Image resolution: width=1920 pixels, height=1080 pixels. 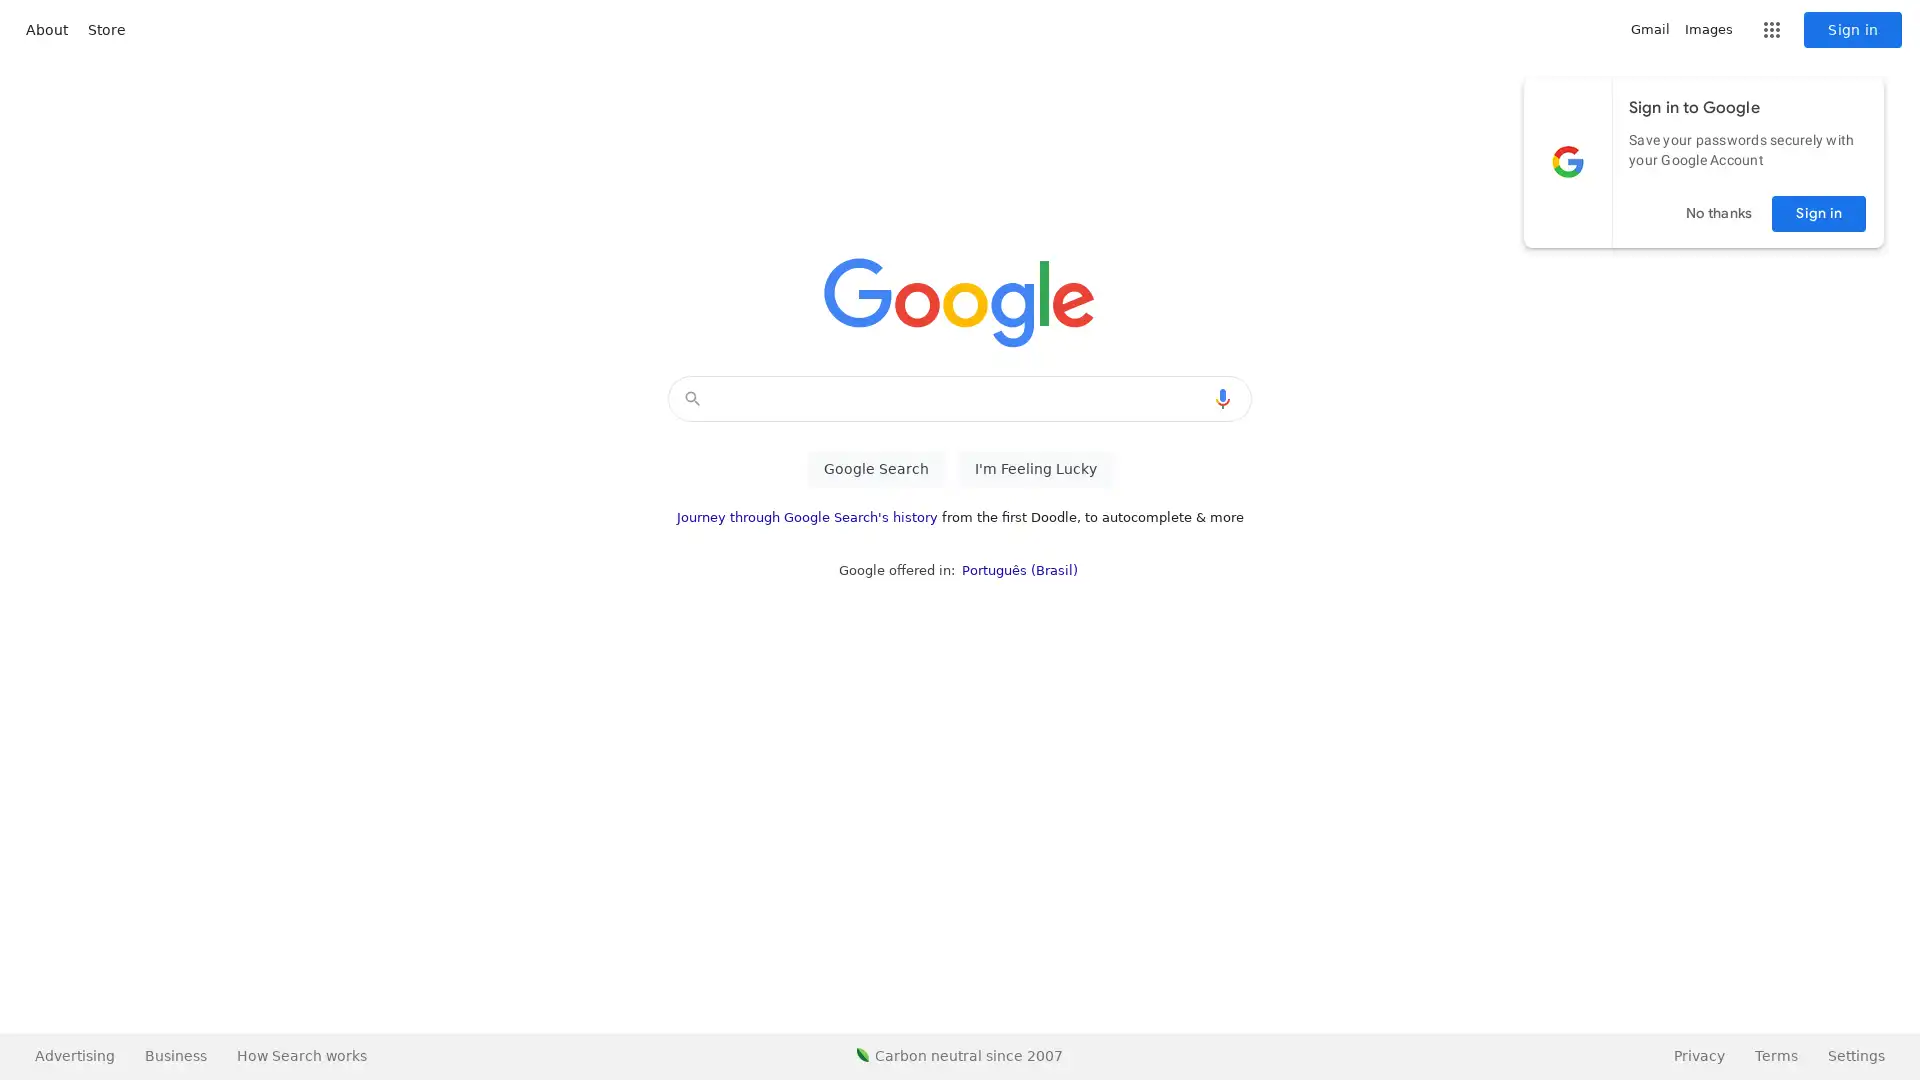 What do you see at coordinates (1035, 469) in the screenshot?
I see `I'm Feeling Lucky` at bounding box center [1035, 469].